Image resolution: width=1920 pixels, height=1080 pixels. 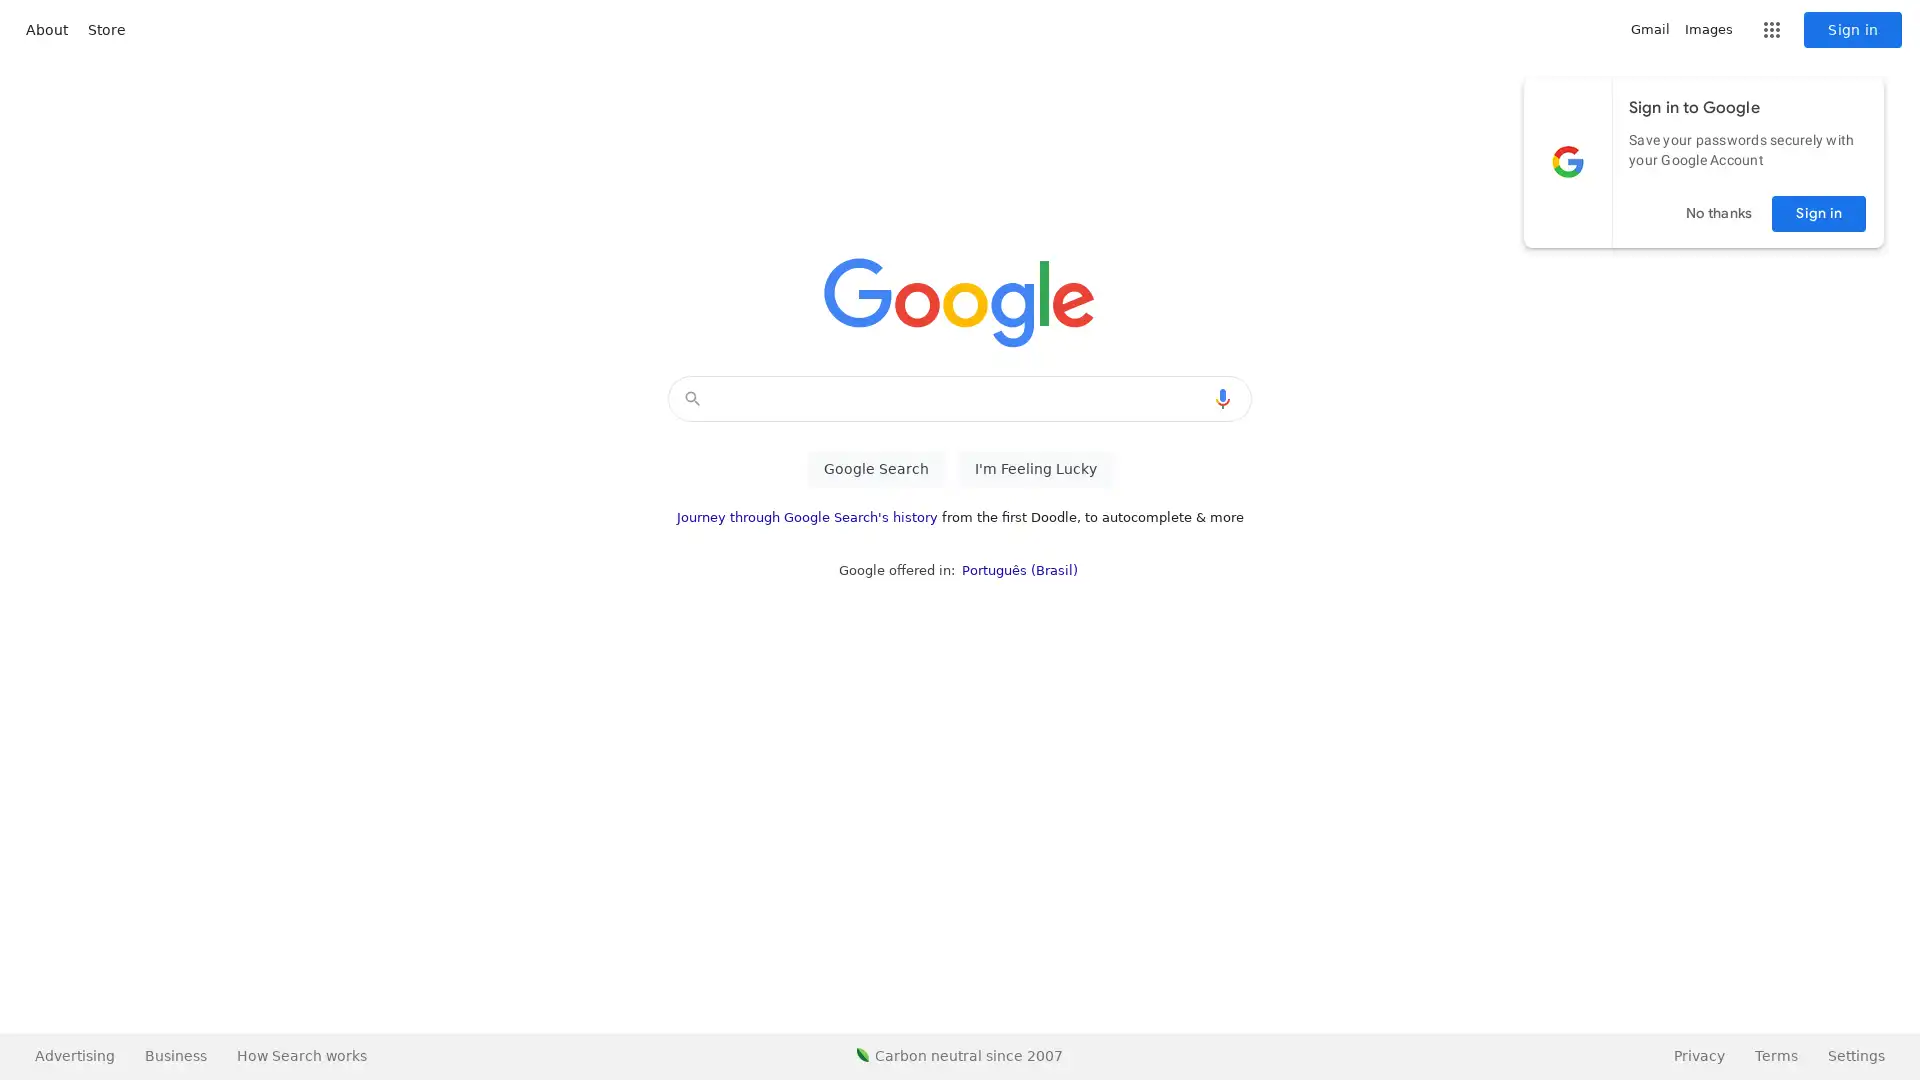 What do you see at coordinates (1035, 469) in the screenshot?
I see `I'm Feeling Lucky` at bounding box center [1035, 469].